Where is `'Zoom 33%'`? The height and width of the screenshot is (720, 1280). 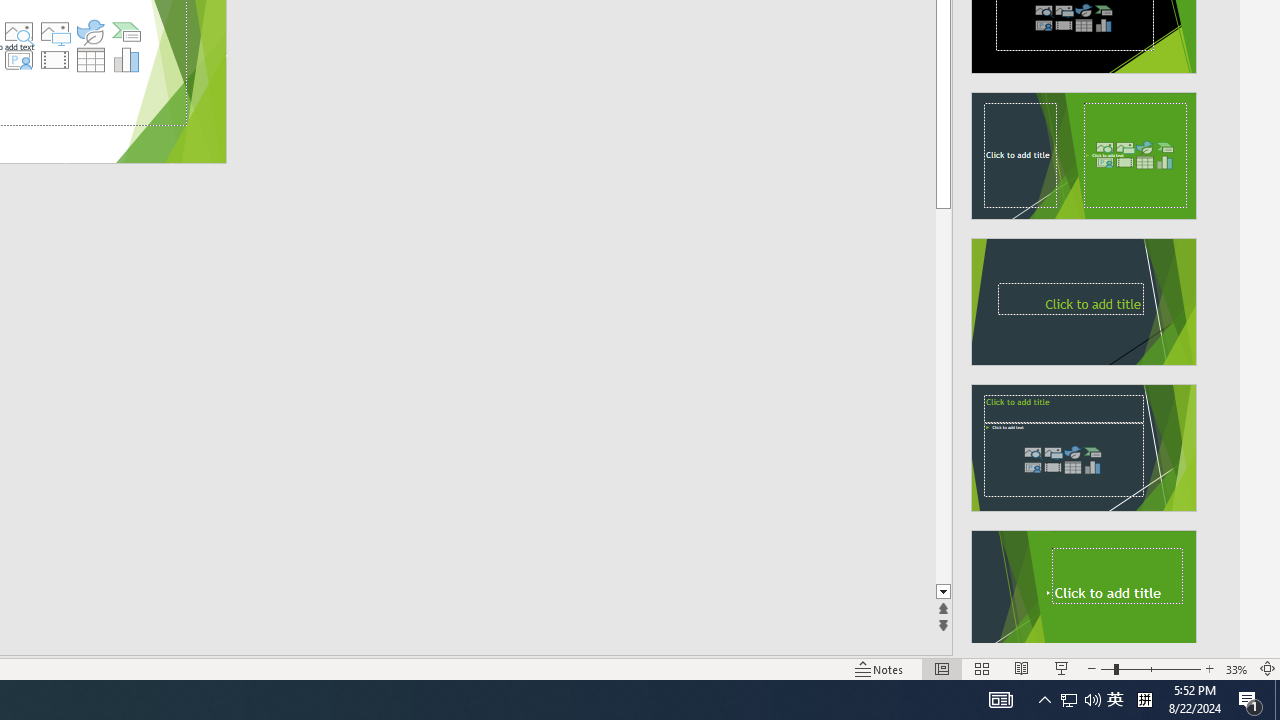
'Zoom 33%' is located at coordinates (1236, 669).